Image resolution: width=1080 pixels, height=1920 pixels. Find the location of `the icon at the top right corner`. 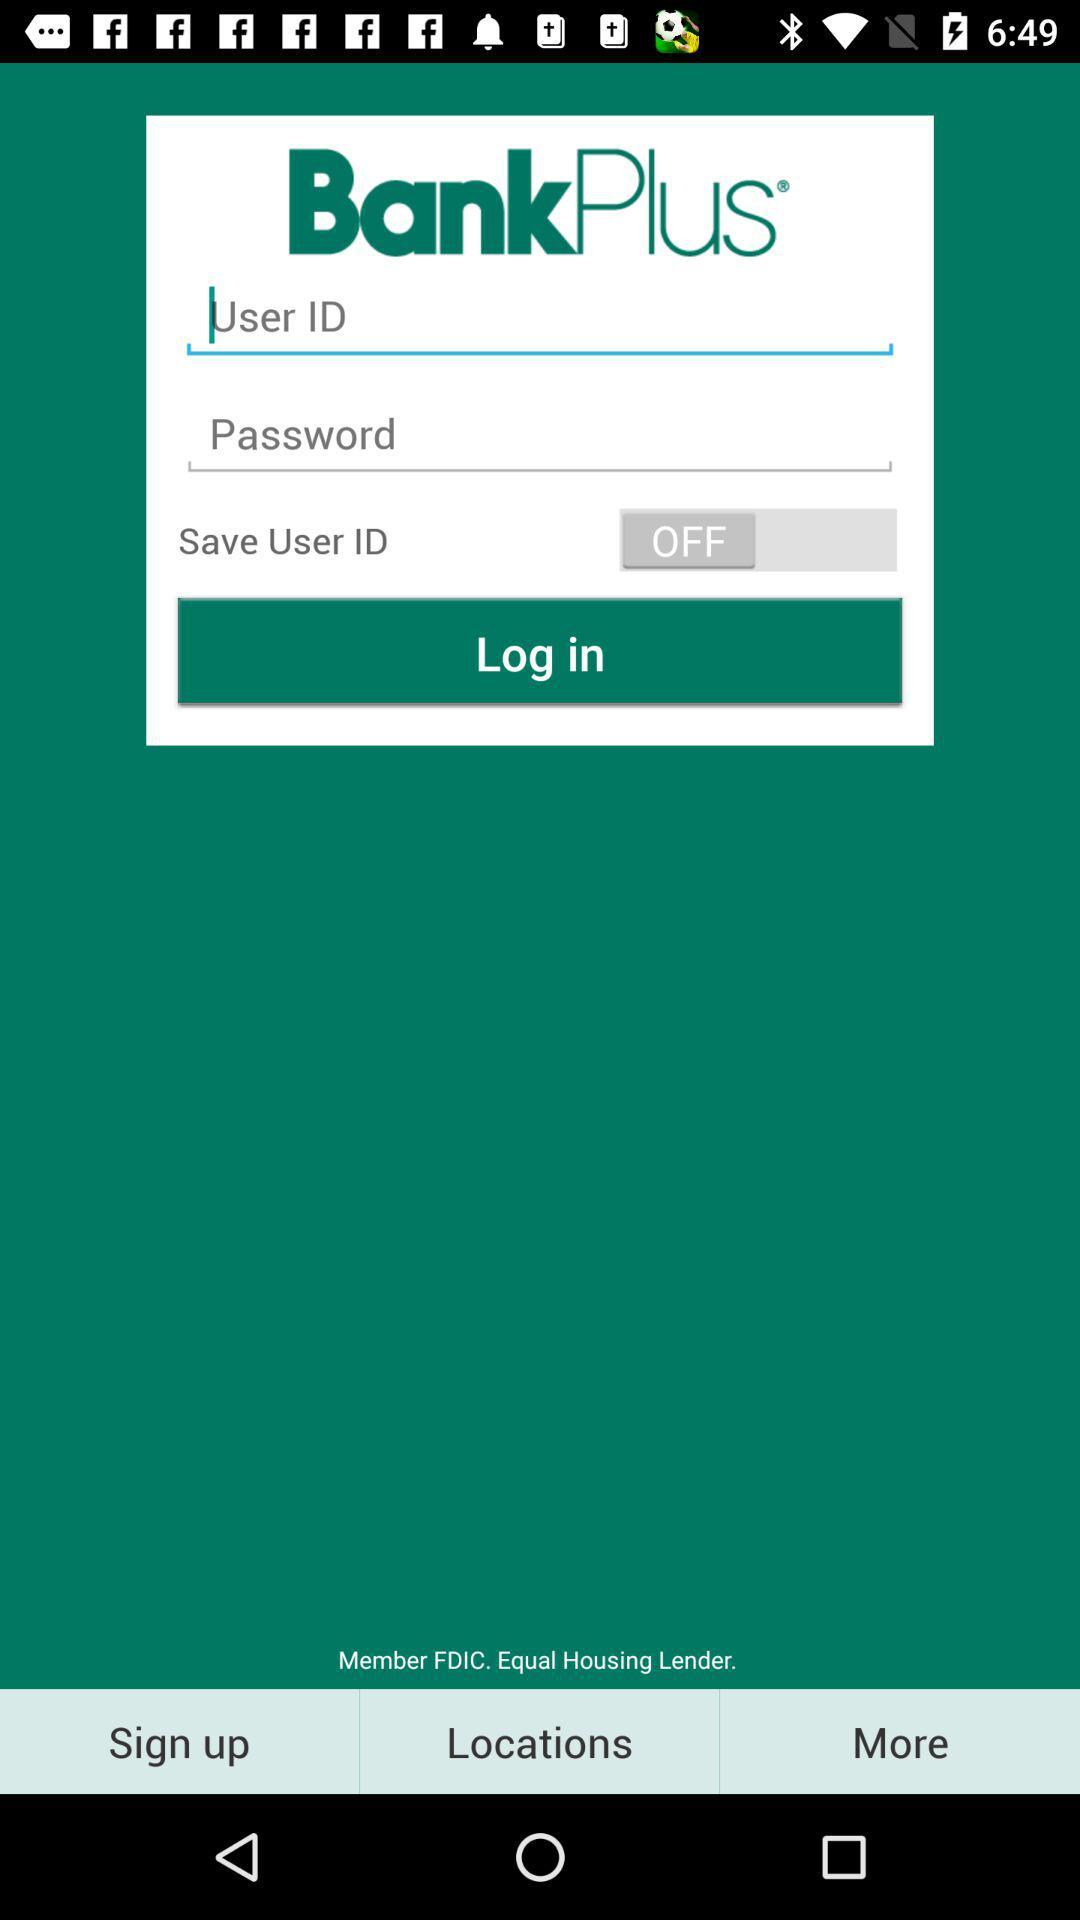

the icon at the top right corner is located at coordinates (758, 539).